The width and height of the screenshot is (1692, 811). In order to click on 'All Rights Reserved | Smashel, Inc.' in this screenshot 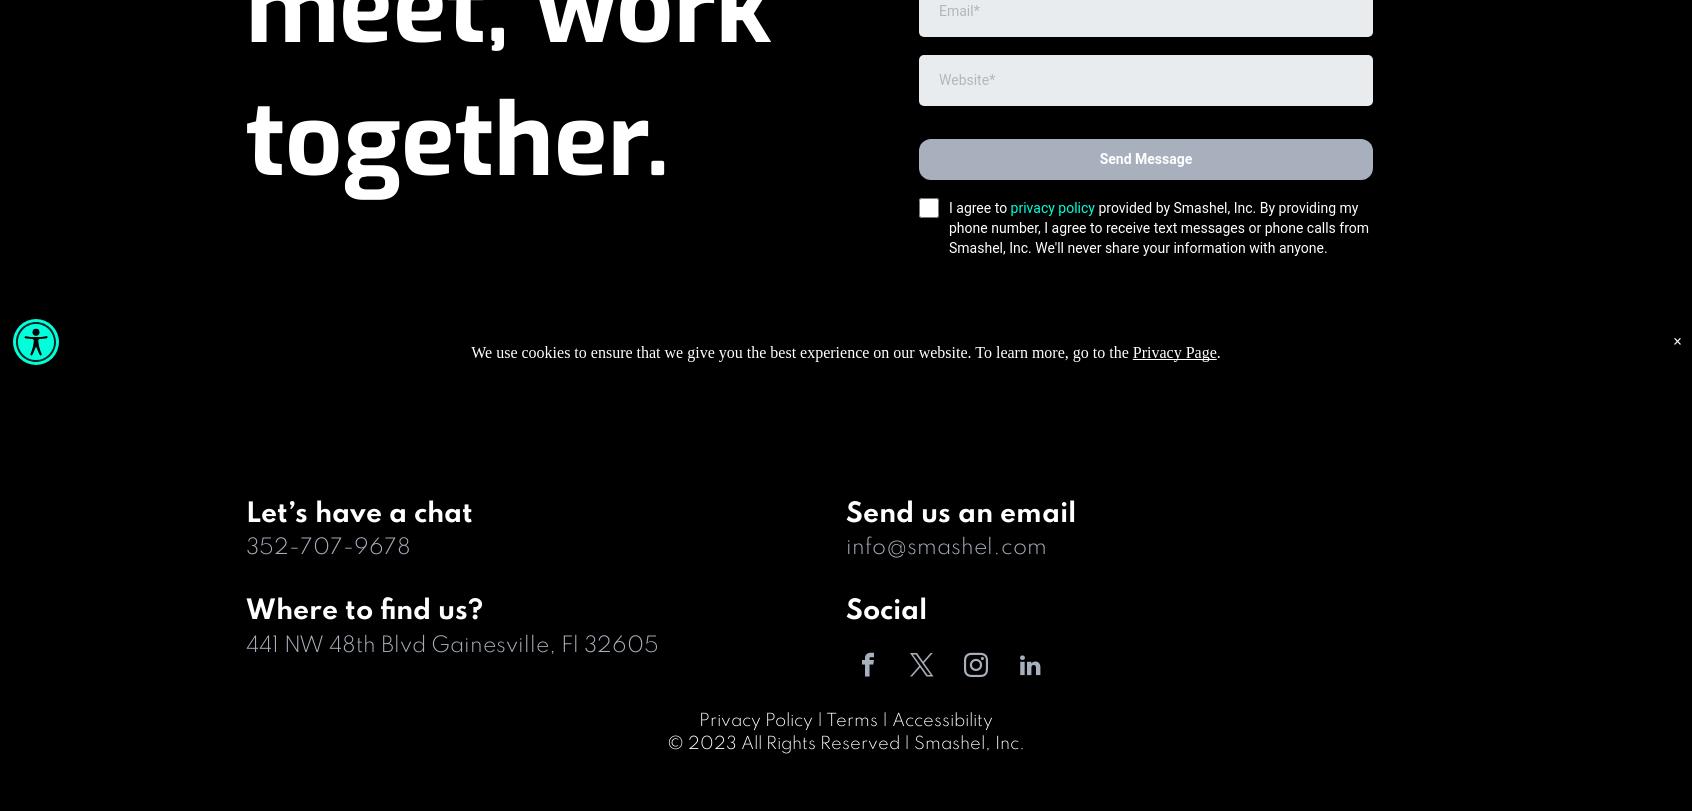, I will do `click(882, 742)`.